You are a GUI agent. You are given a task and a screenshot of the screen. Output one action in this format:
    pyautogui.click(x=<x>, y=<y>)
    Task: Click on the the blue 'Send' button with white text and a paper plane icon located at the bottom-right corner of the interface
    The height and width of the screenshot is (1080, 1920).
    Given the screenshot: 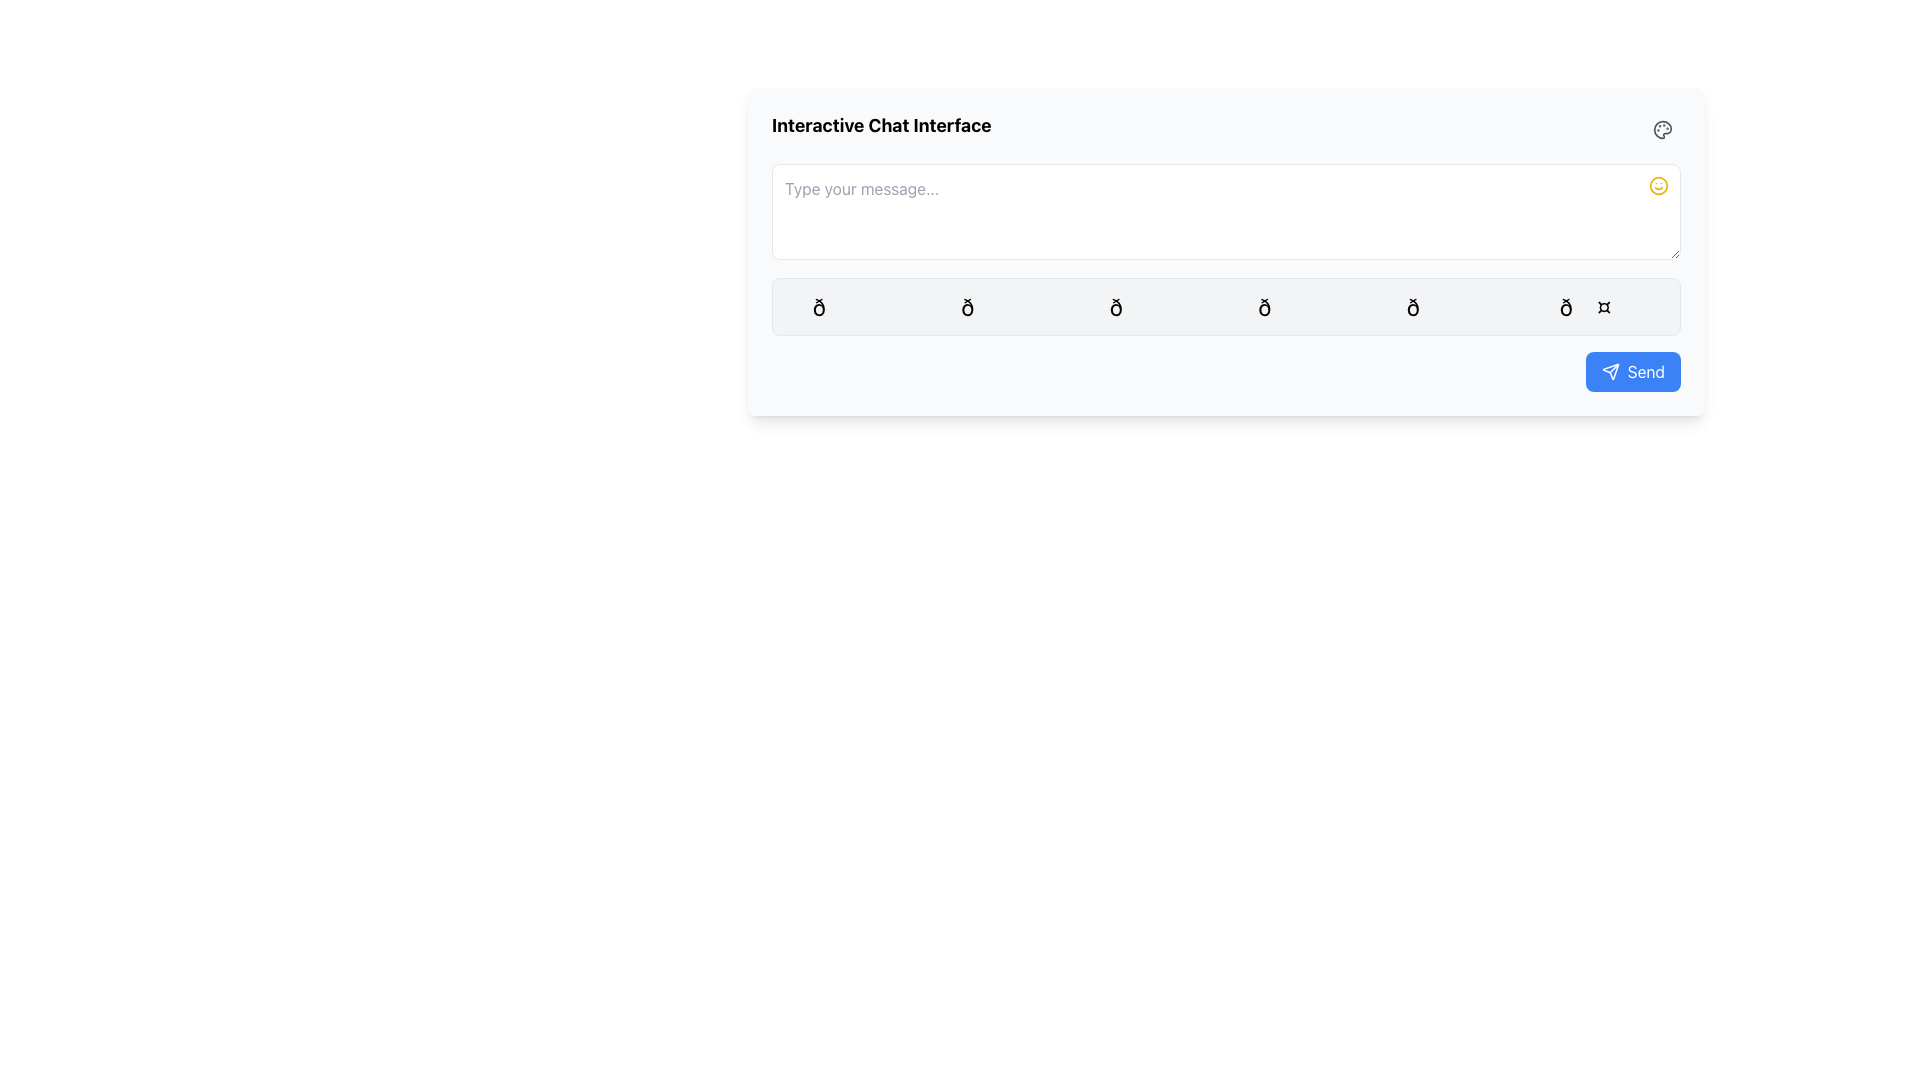 What is the action you would take?
    pyautogui.click(x=1633, y=371)
    